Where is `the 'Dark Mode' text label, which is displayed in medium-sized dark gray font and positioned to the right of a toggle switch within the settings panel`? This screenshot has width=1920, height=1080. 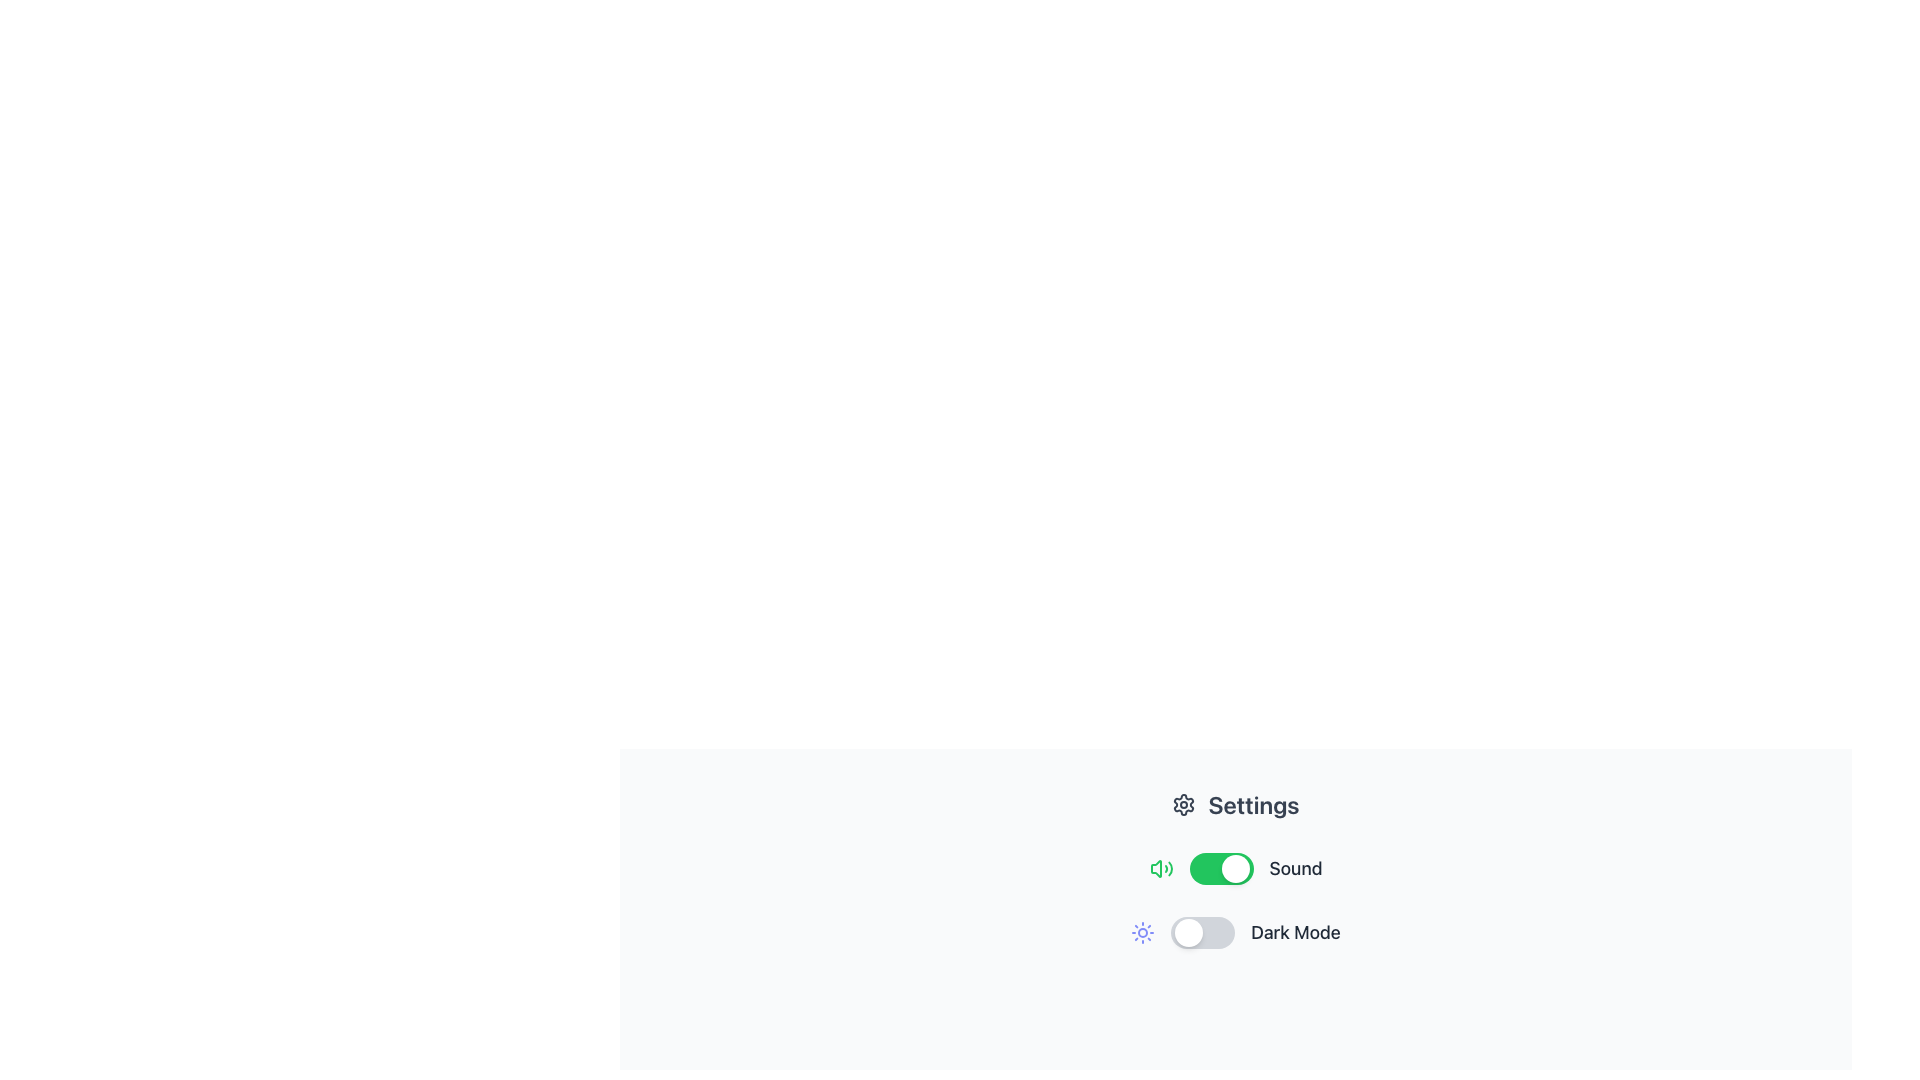
the 'Dark Mode' text label, which is displayed in medium-sized dark gray font and positioned to the right of a toggle switch within the settings panel is located at coordinates (1296, 933).